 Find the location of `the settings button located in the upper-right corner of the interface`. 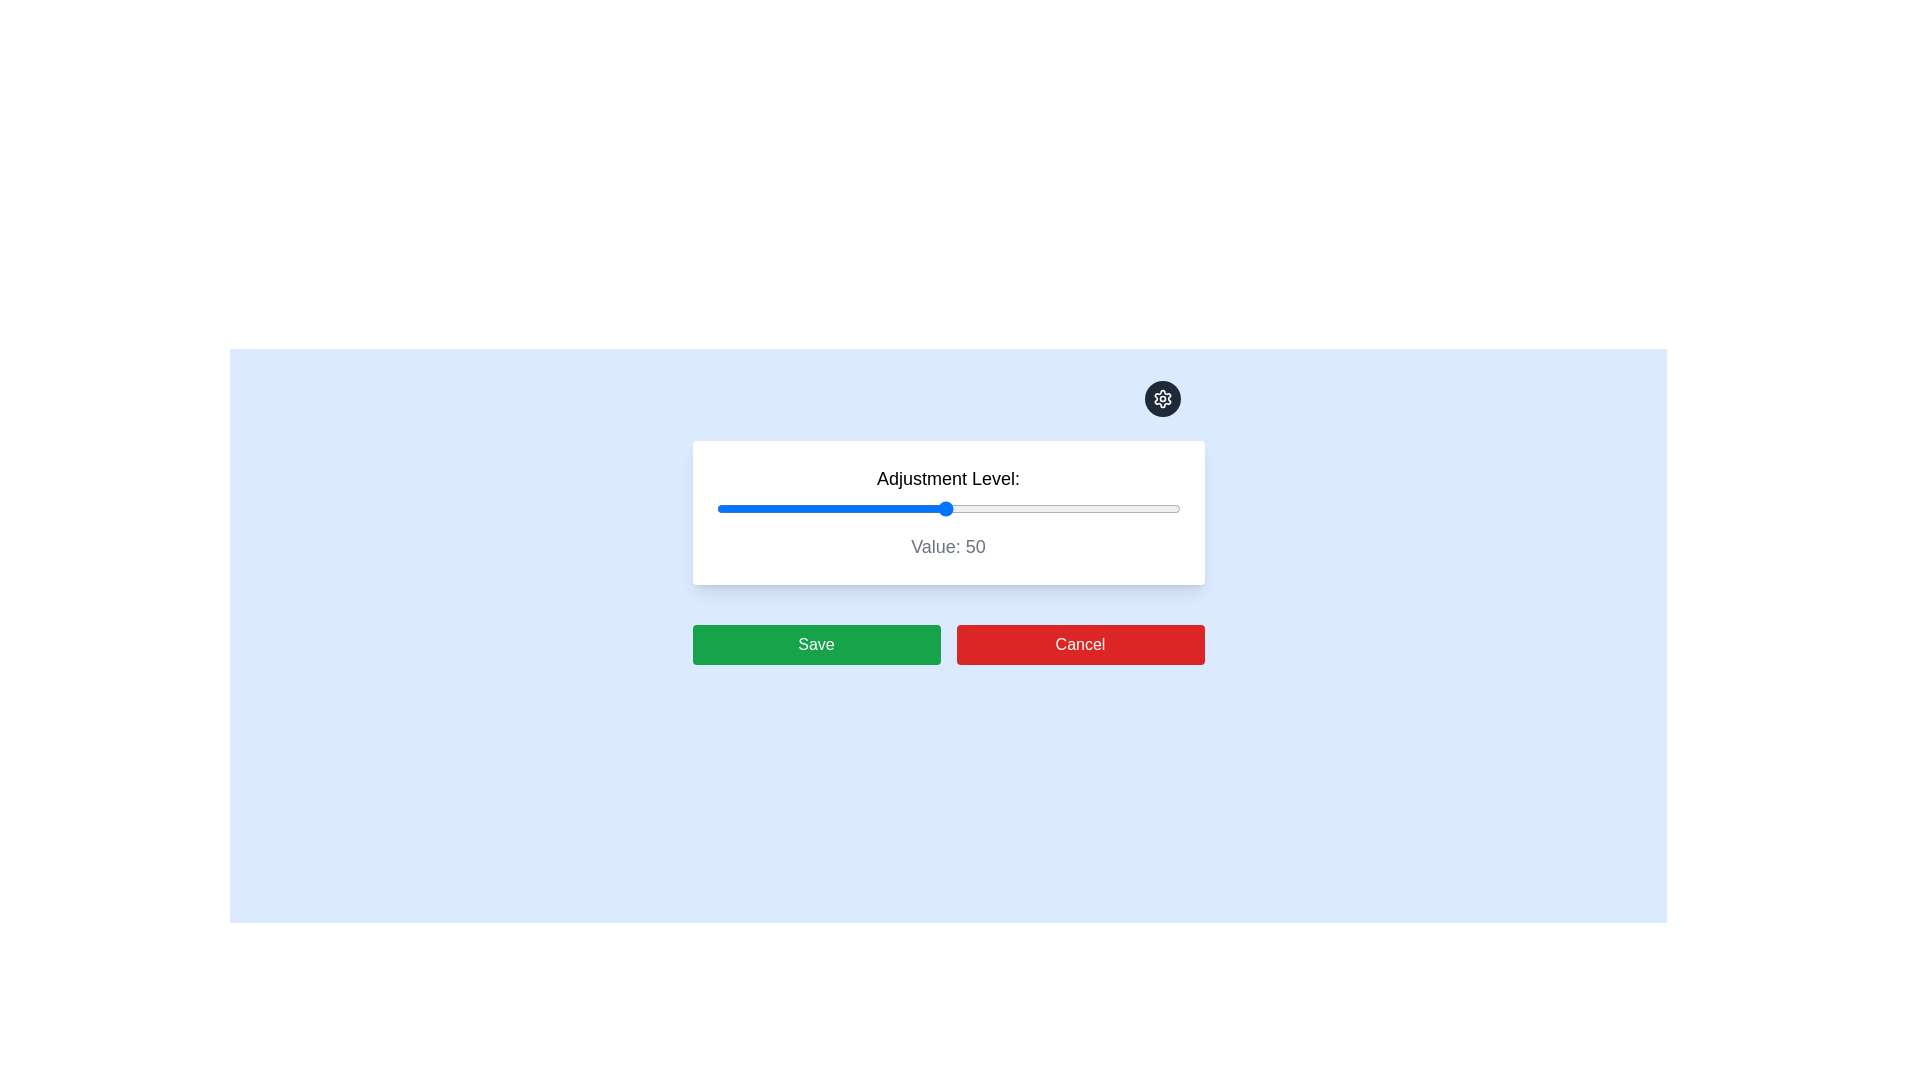

the settings button located in the upper-right corner of the interface is located at coordinates (1162, 398).